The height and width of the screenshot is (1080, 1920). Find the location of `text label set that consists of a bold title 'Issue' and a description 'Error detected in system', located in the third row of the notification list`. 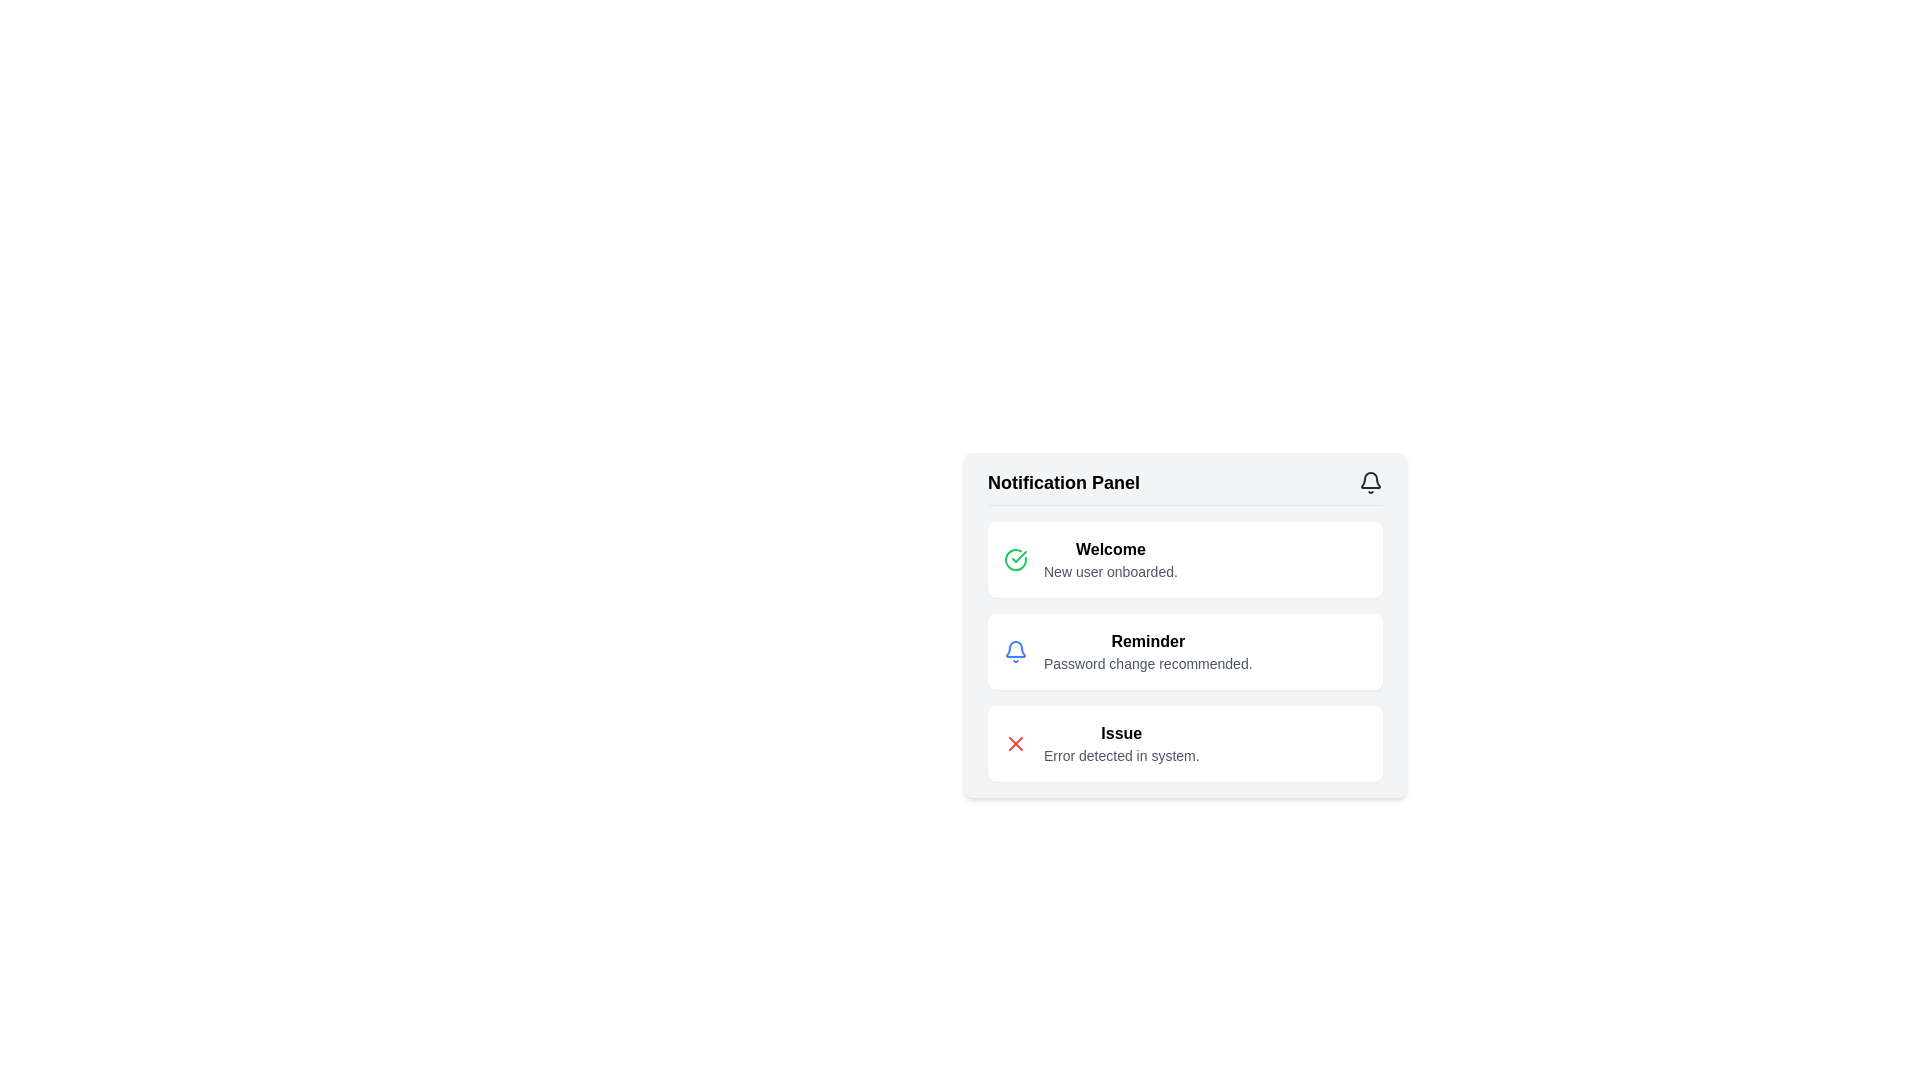

text label set that consists of a bold title 'Issue' and a description 'Error detected in system', located in the third row of the notification list is located at coordinates (1121, 744).